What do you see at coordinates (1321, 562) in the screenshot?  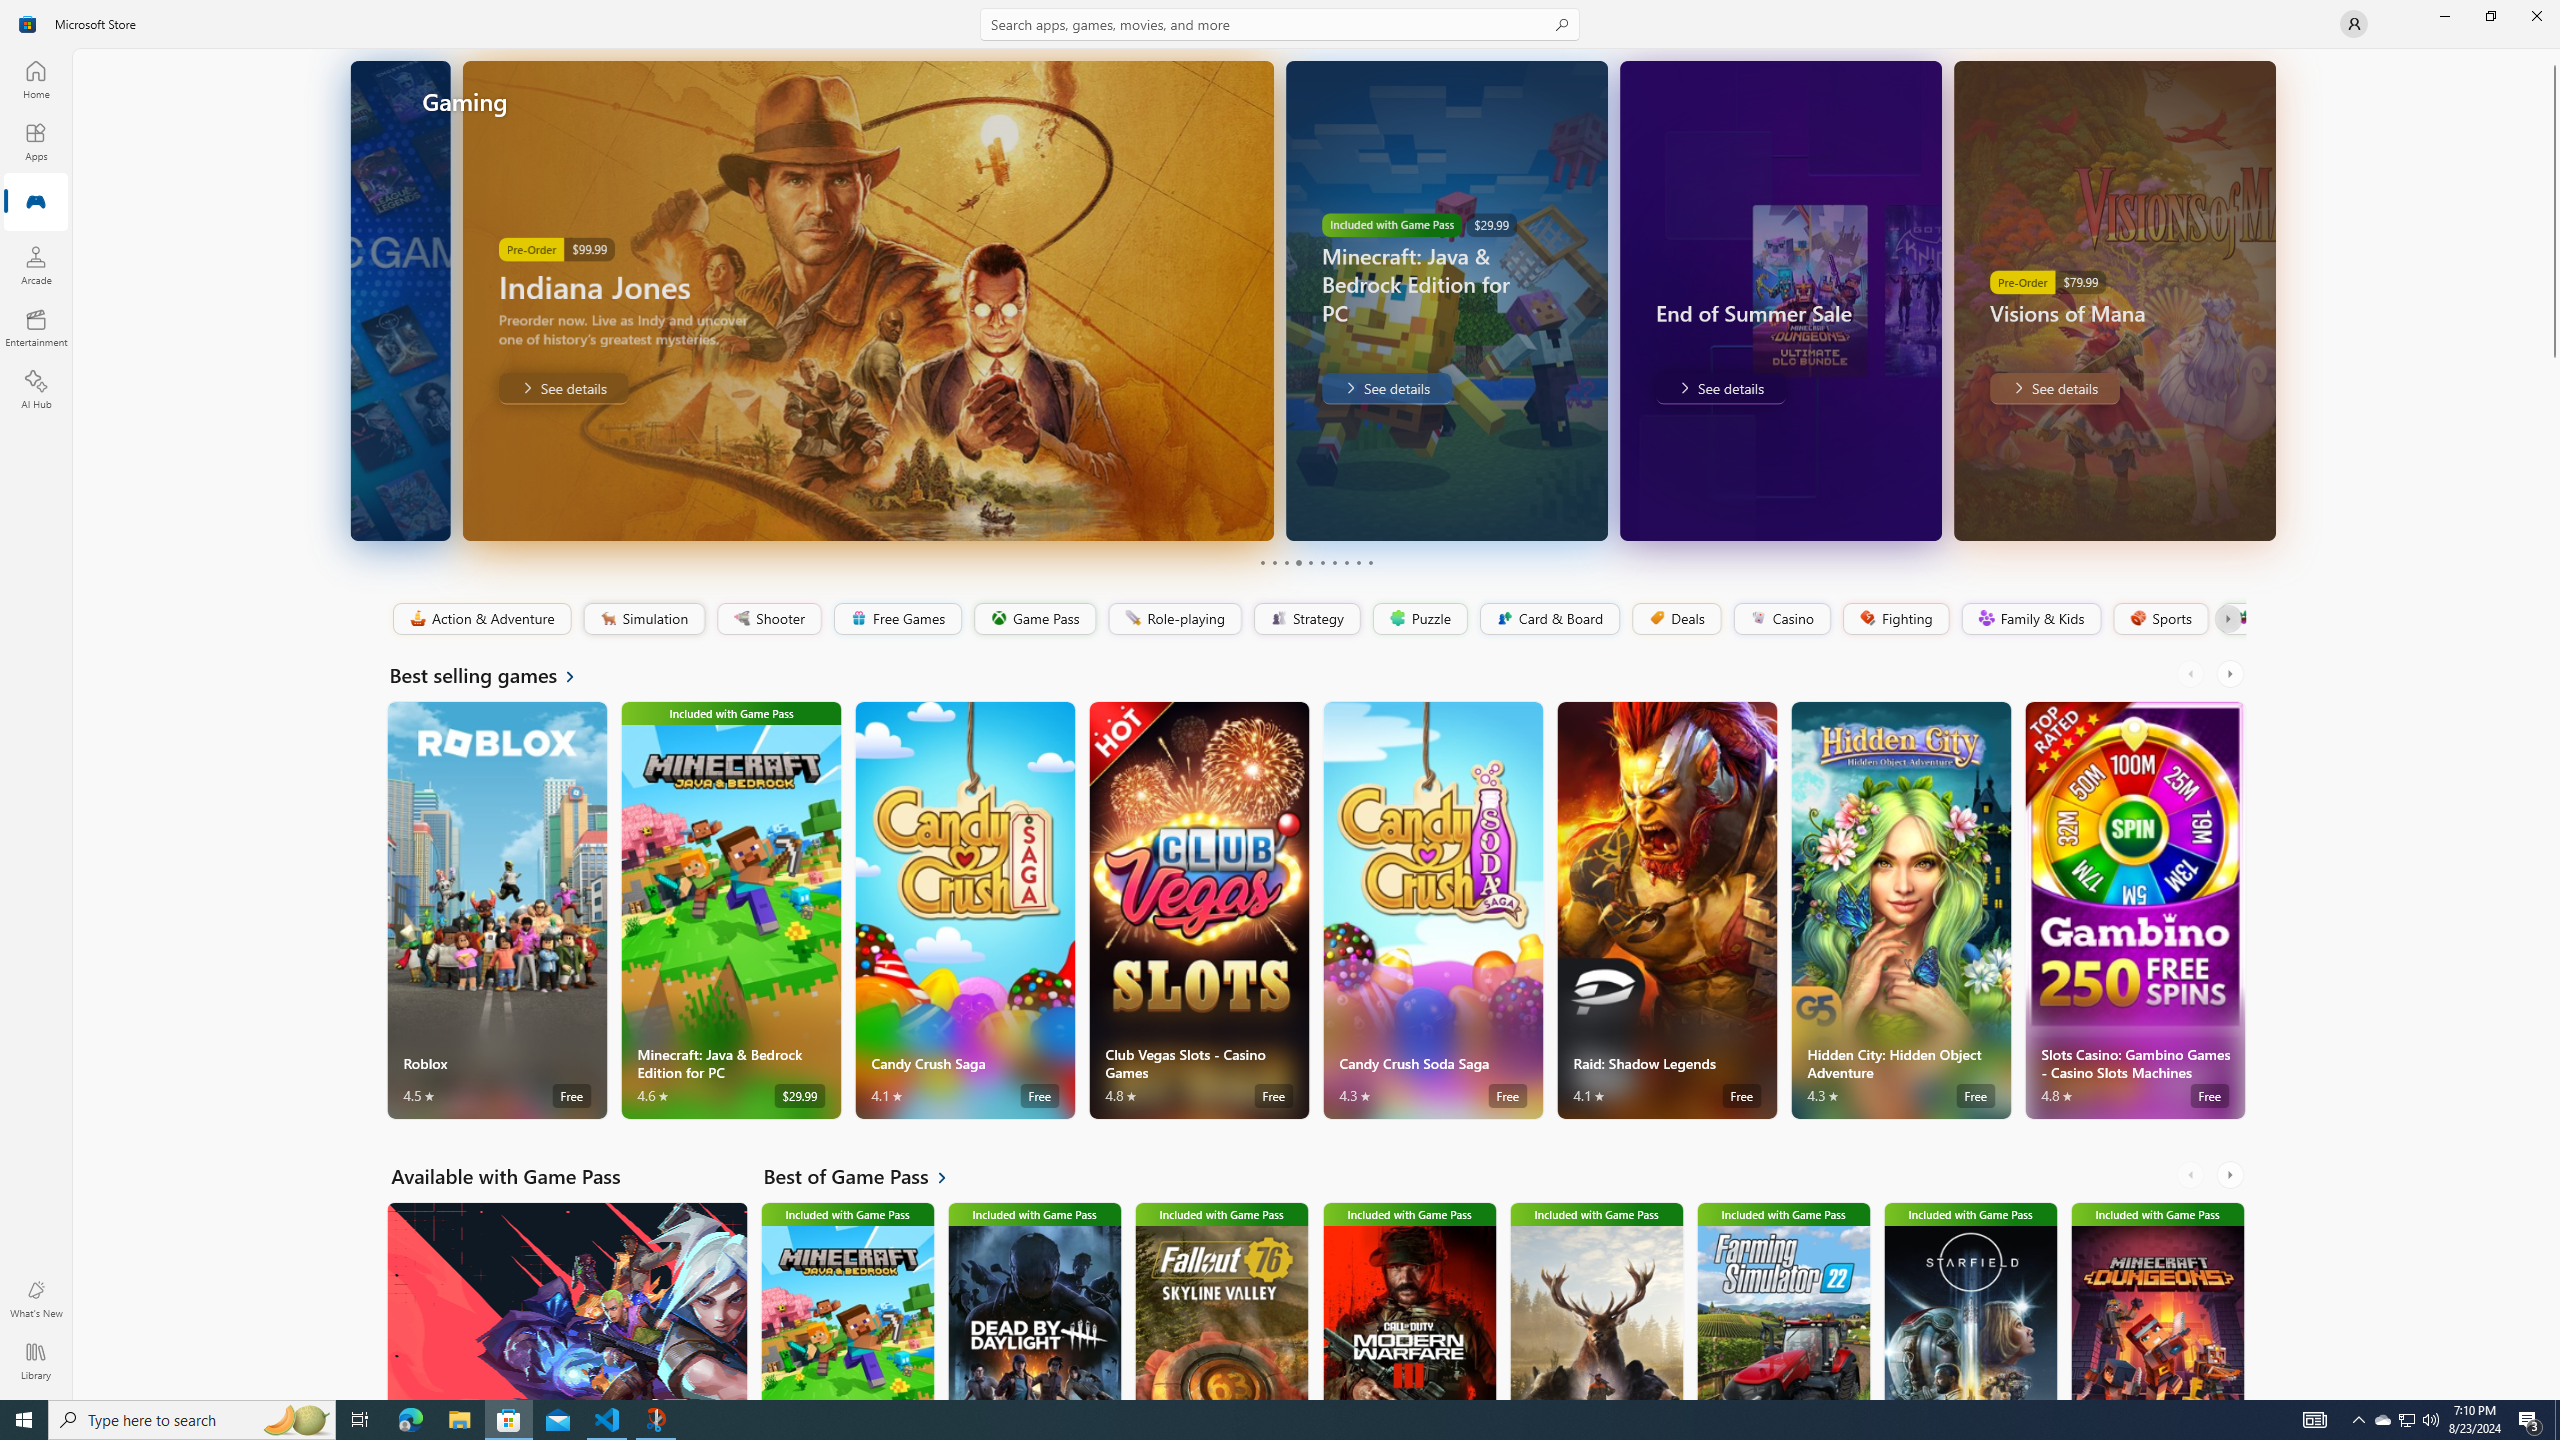 I see `'Page 6'` at bounding box center [1321, 562].